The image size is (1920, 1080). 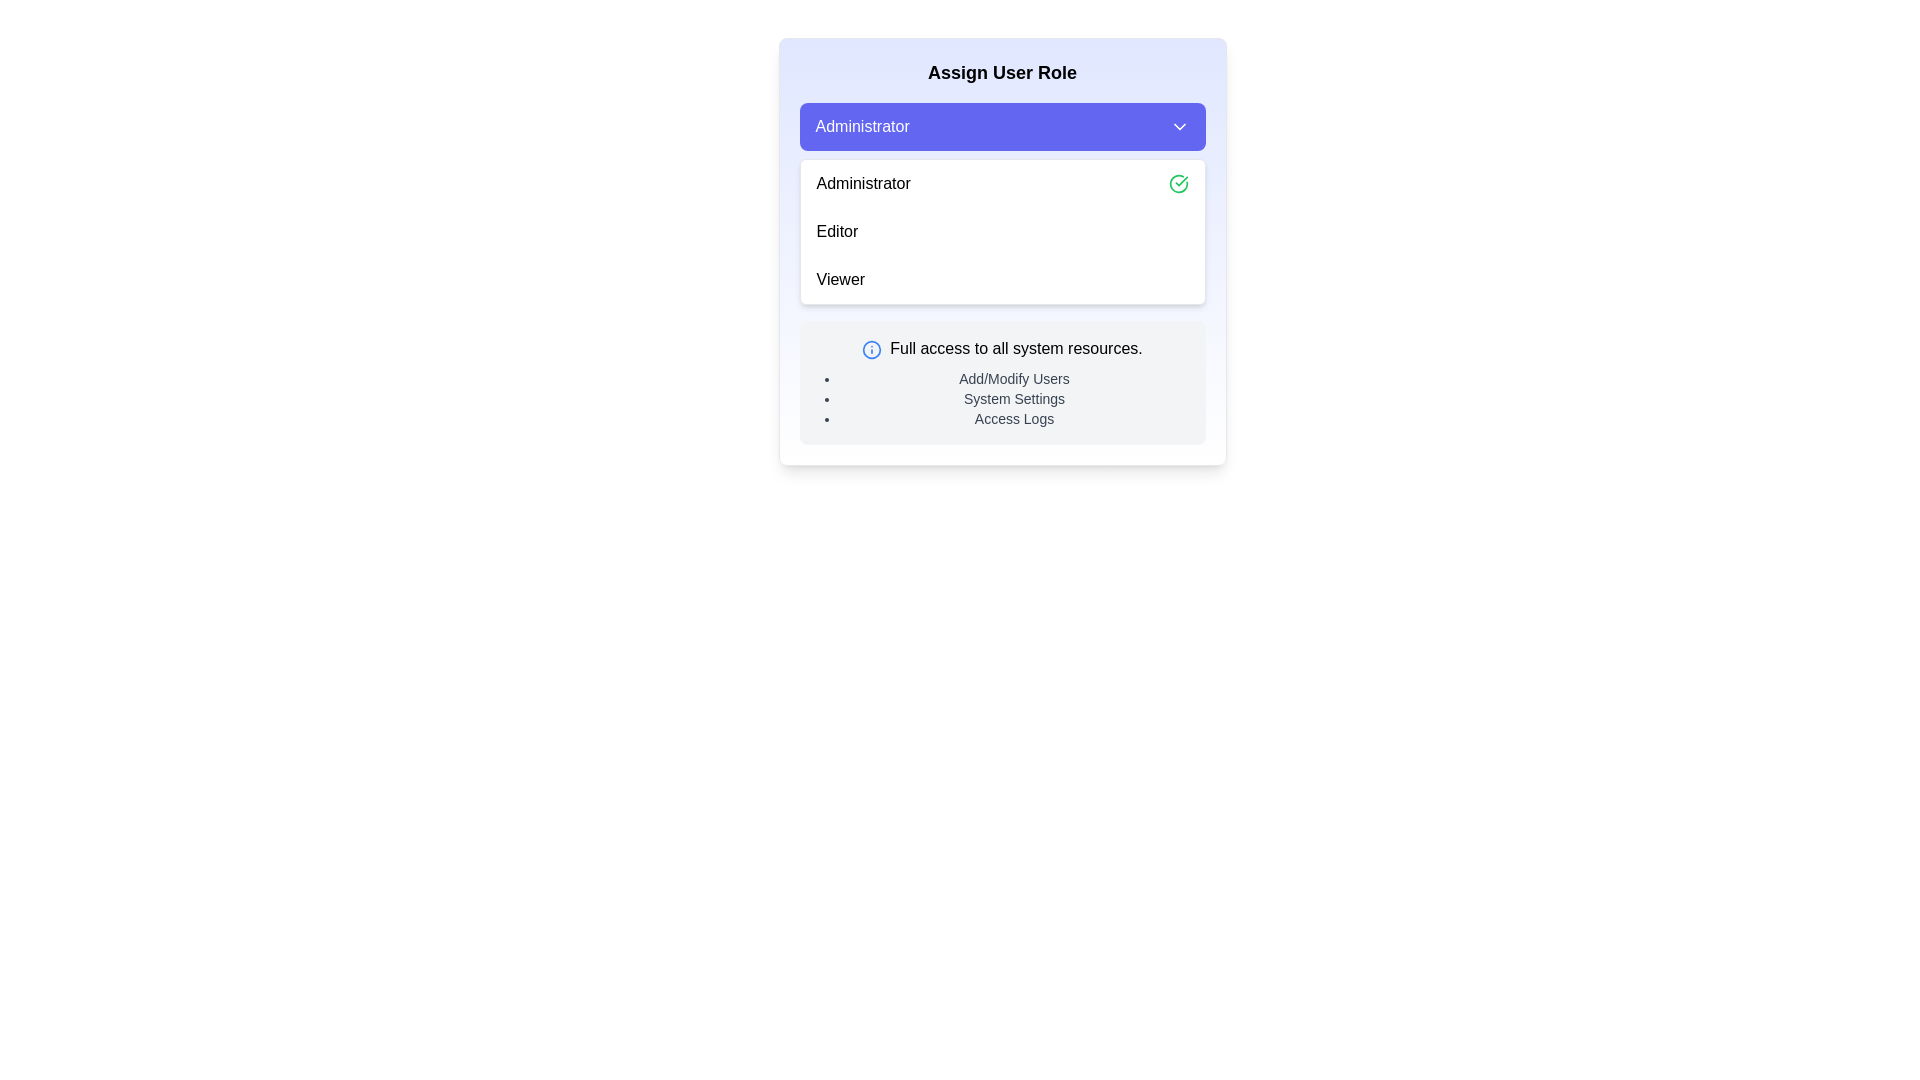 What do you see at coordinates (1002, 127) in the screenshot?
I see `the indigo-colored dropdown button labeled 'Administrator' with a downward chevron` at bounding box center [1002, 127].